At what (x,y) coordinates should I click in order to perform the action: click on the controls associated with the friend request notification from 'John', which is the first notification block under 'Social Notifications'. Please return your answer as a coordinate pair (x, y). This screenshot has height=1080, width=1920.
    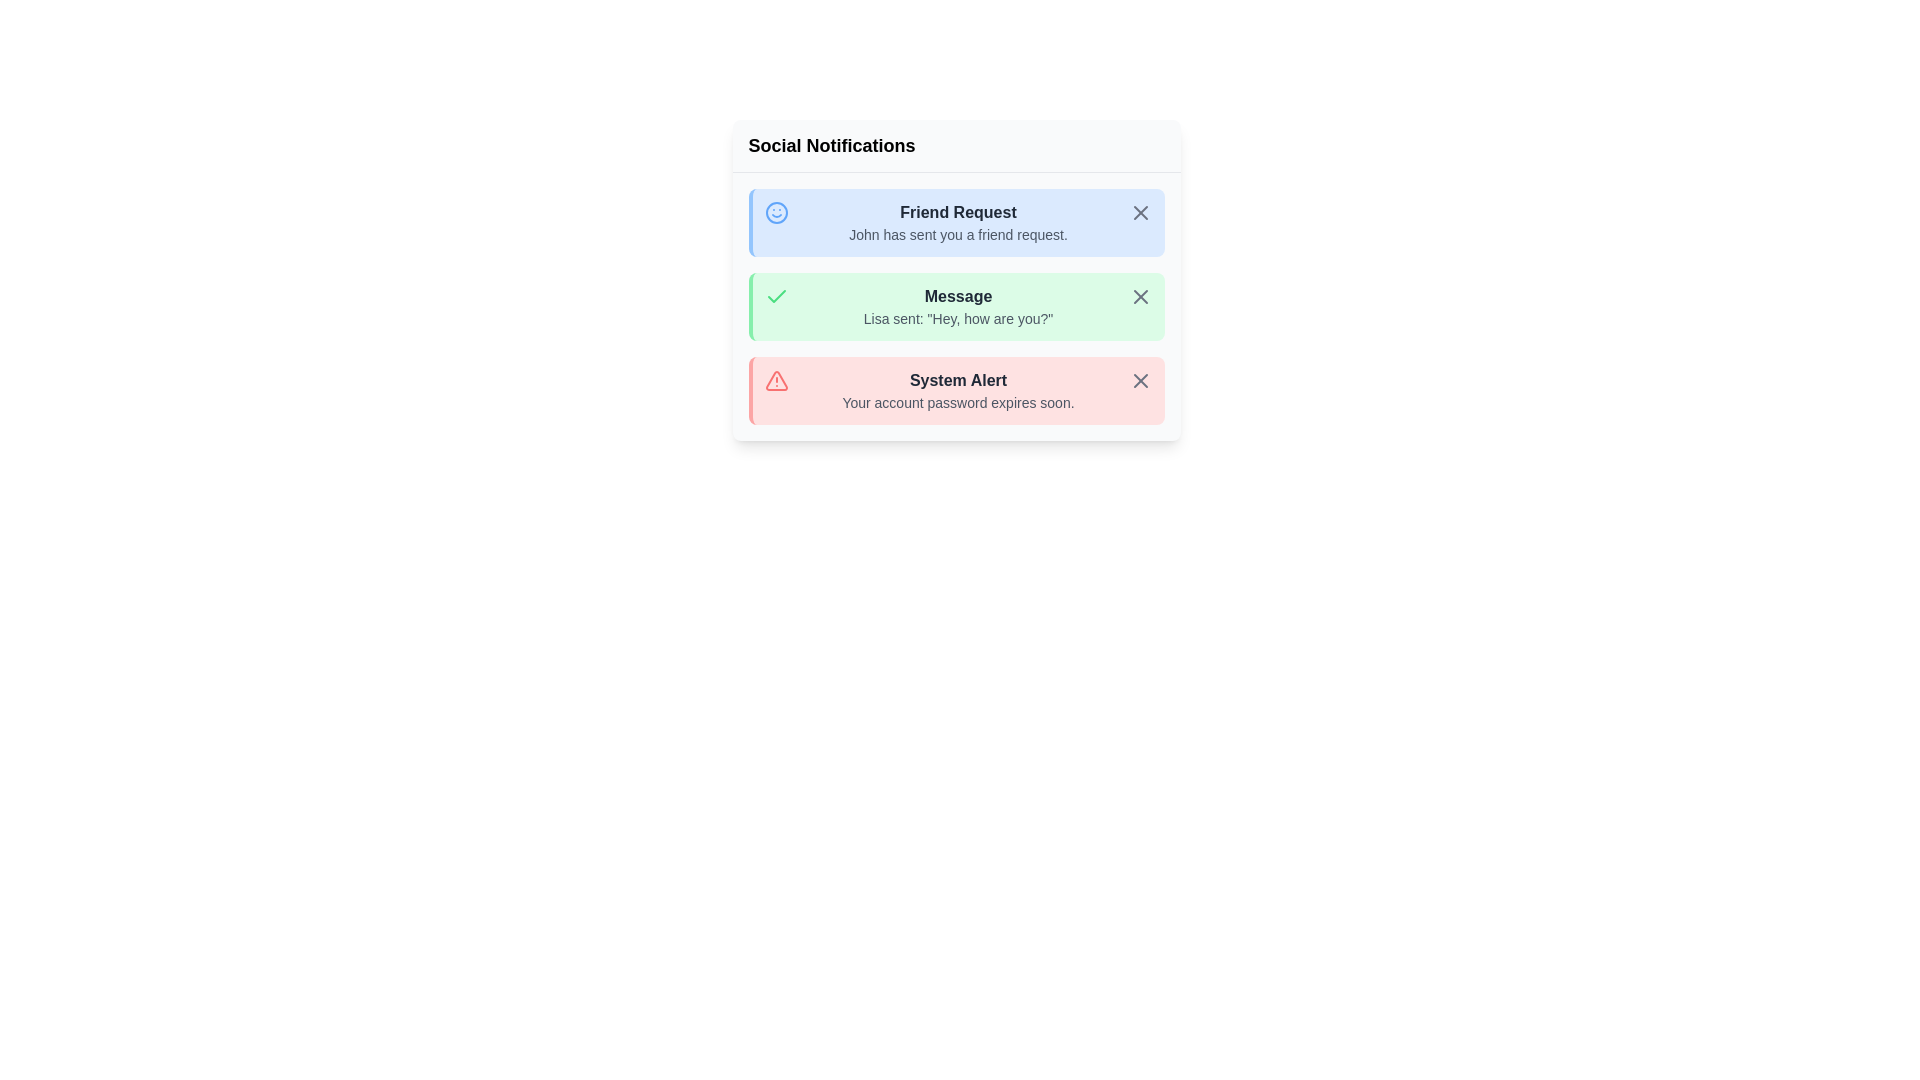
    Looking at the image, I should click on (957, 223).